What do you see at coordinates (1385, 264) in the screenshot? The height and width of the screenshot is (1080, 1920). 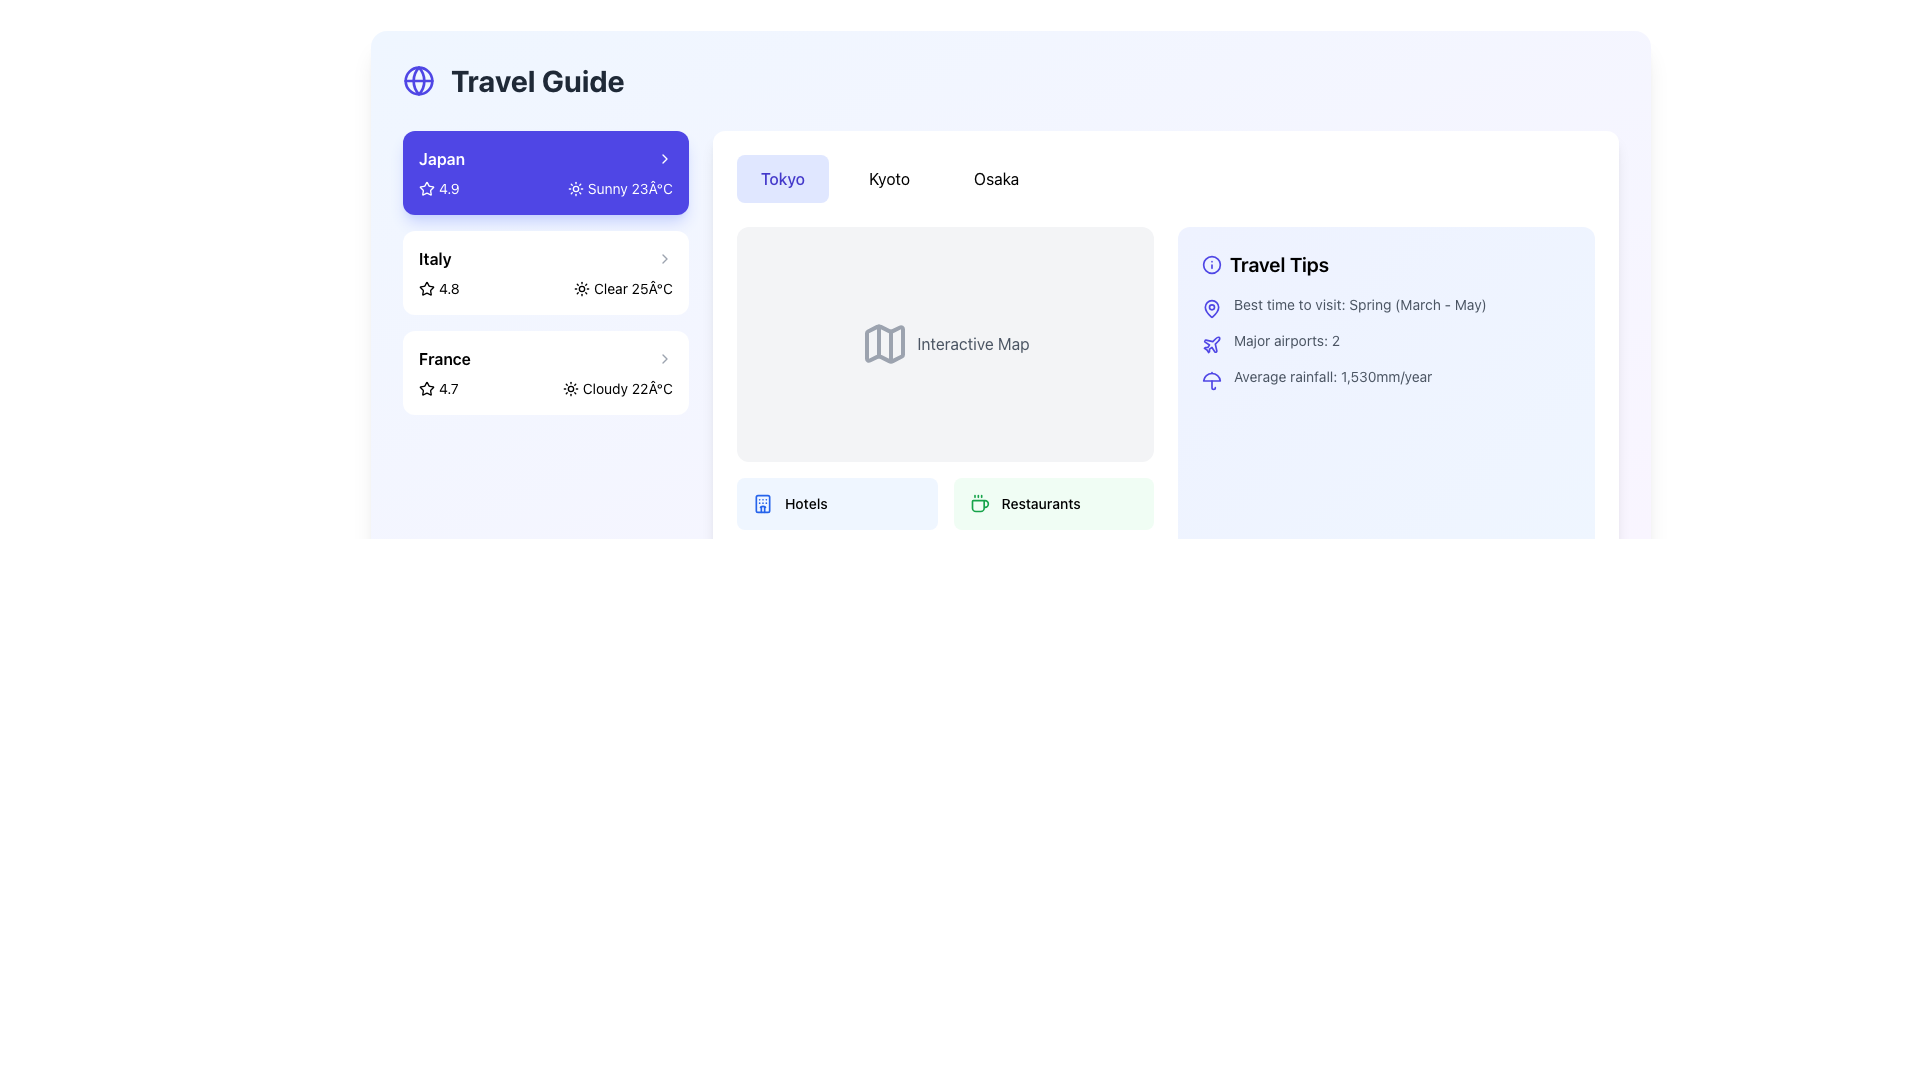 I see `information icon associated with the 'Travel Tips' heading, which is the first item in the card-like section on the right side of the layout` at bounding box center [1385, 264].